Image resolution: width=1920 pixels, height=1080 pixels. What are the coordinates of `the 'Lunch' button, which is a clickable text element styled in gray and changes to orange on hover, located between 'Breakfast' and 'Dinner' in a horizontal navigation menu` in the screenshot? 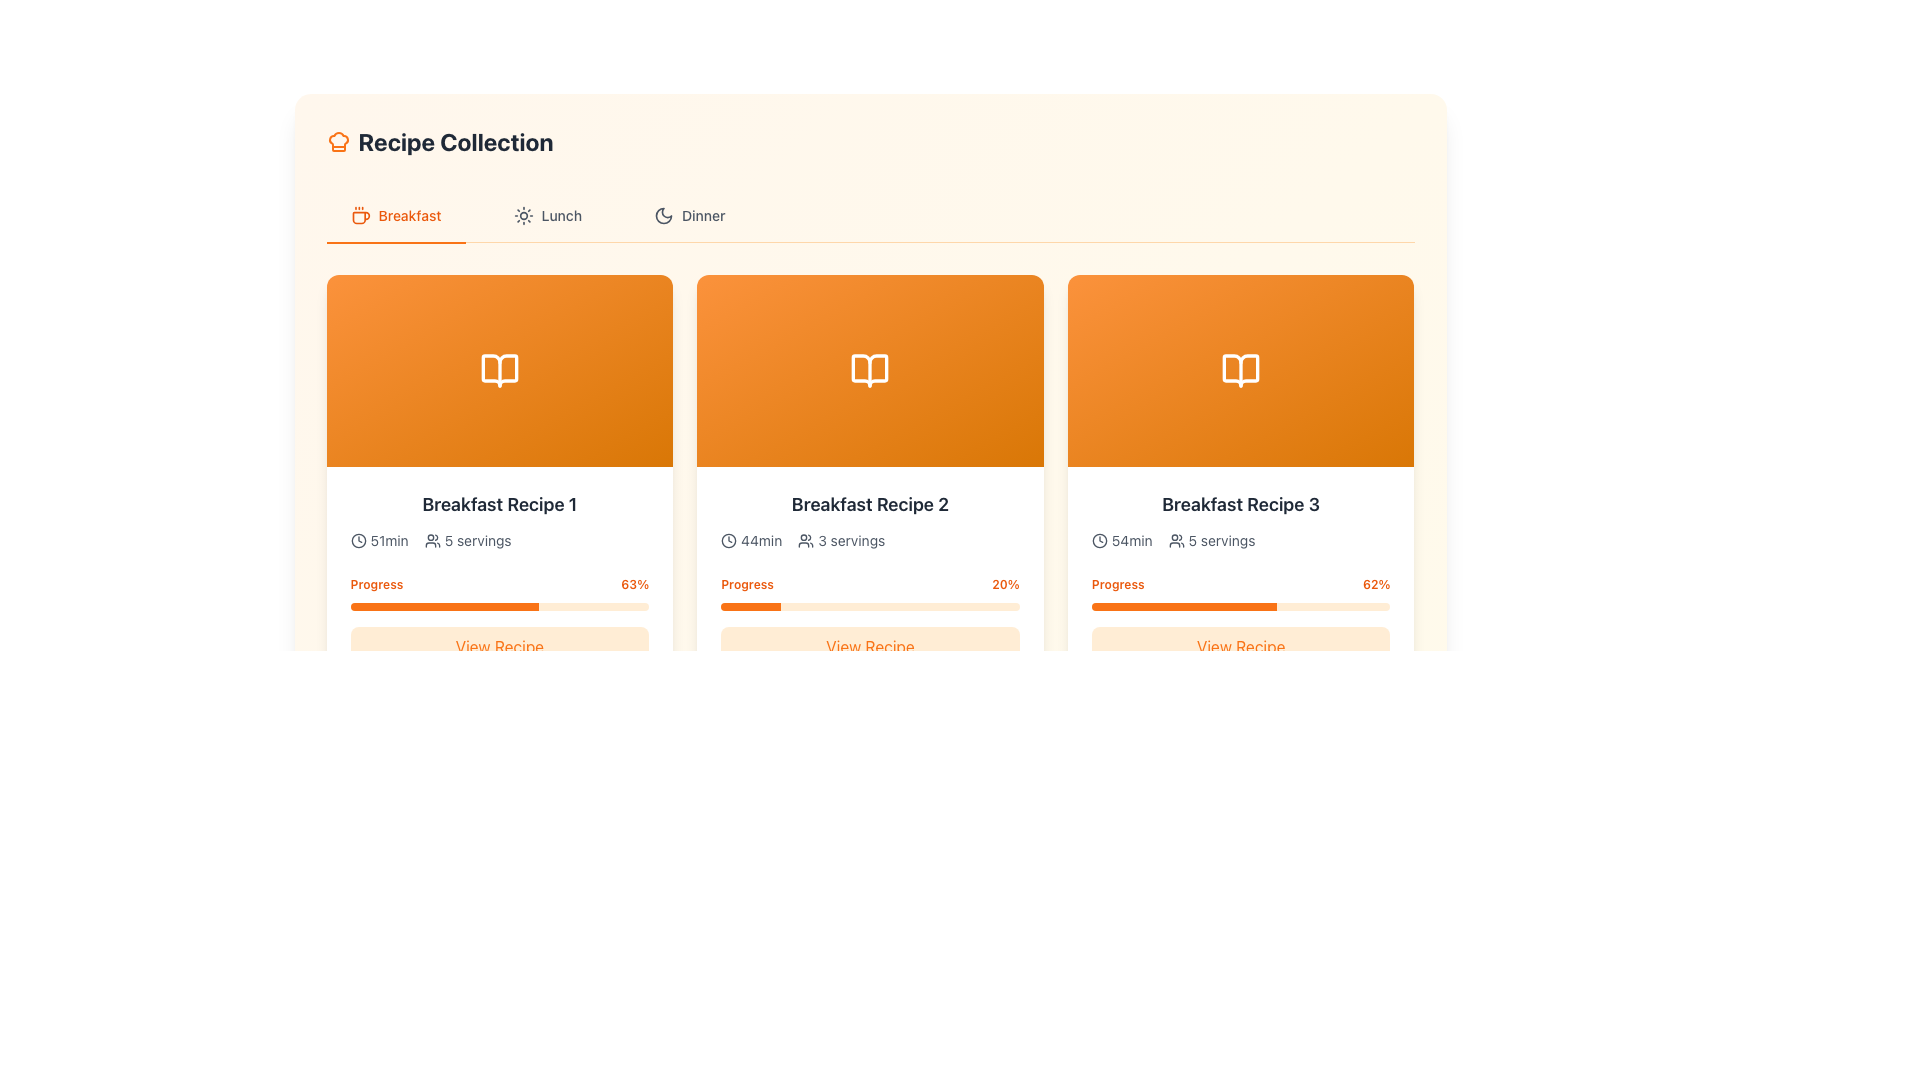 It's located at (547, 216).